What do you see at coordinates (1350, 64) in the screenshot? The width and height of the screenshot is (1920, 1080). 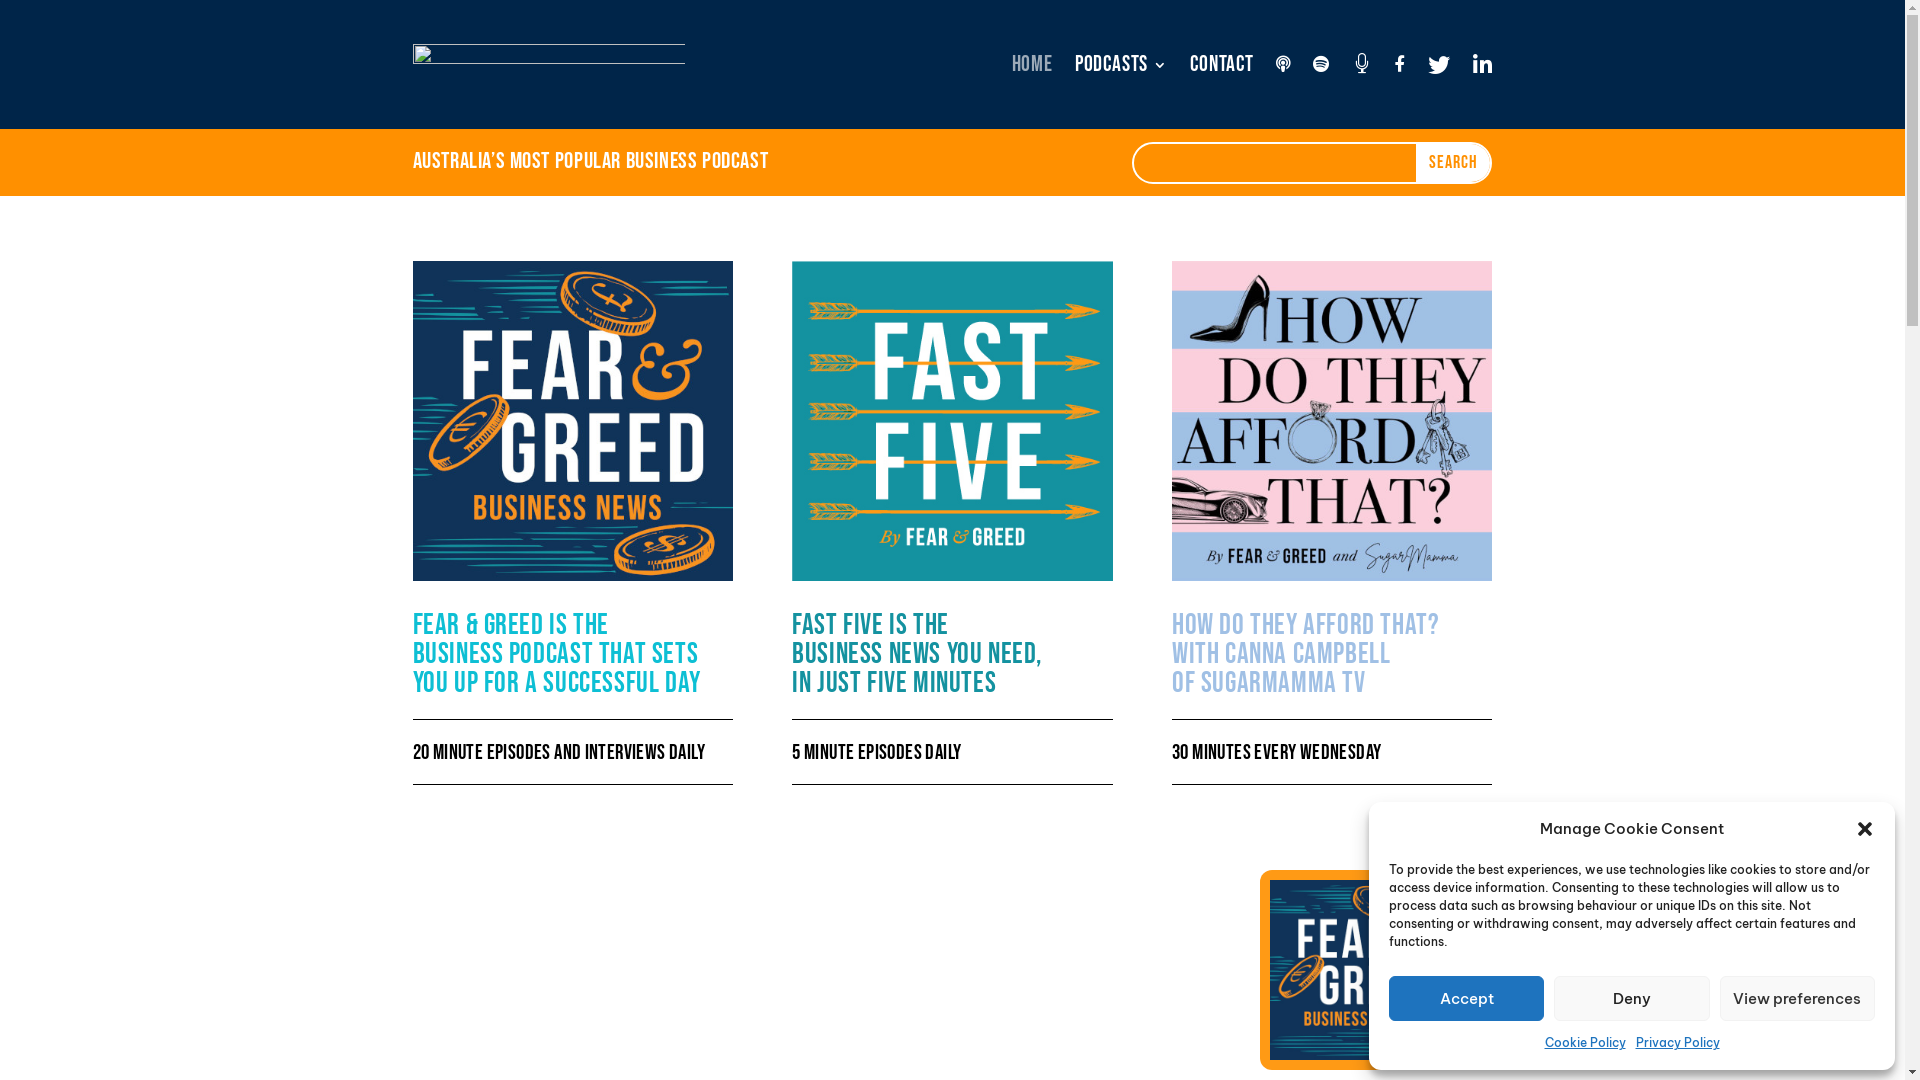 I see `'#'` at bounding box center [1350, 64].